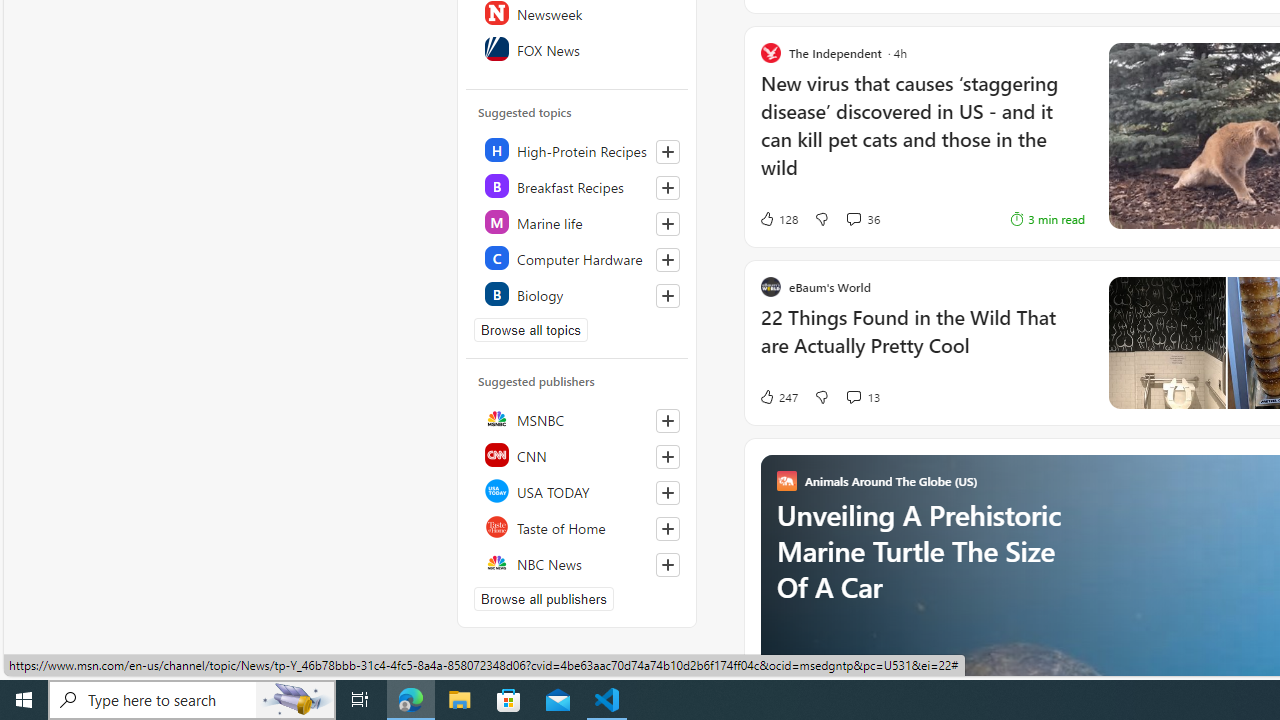 Image resolution: width=1280 pixels, height=720 pixels. I want to click on 'FOX News', so click(577, 47).